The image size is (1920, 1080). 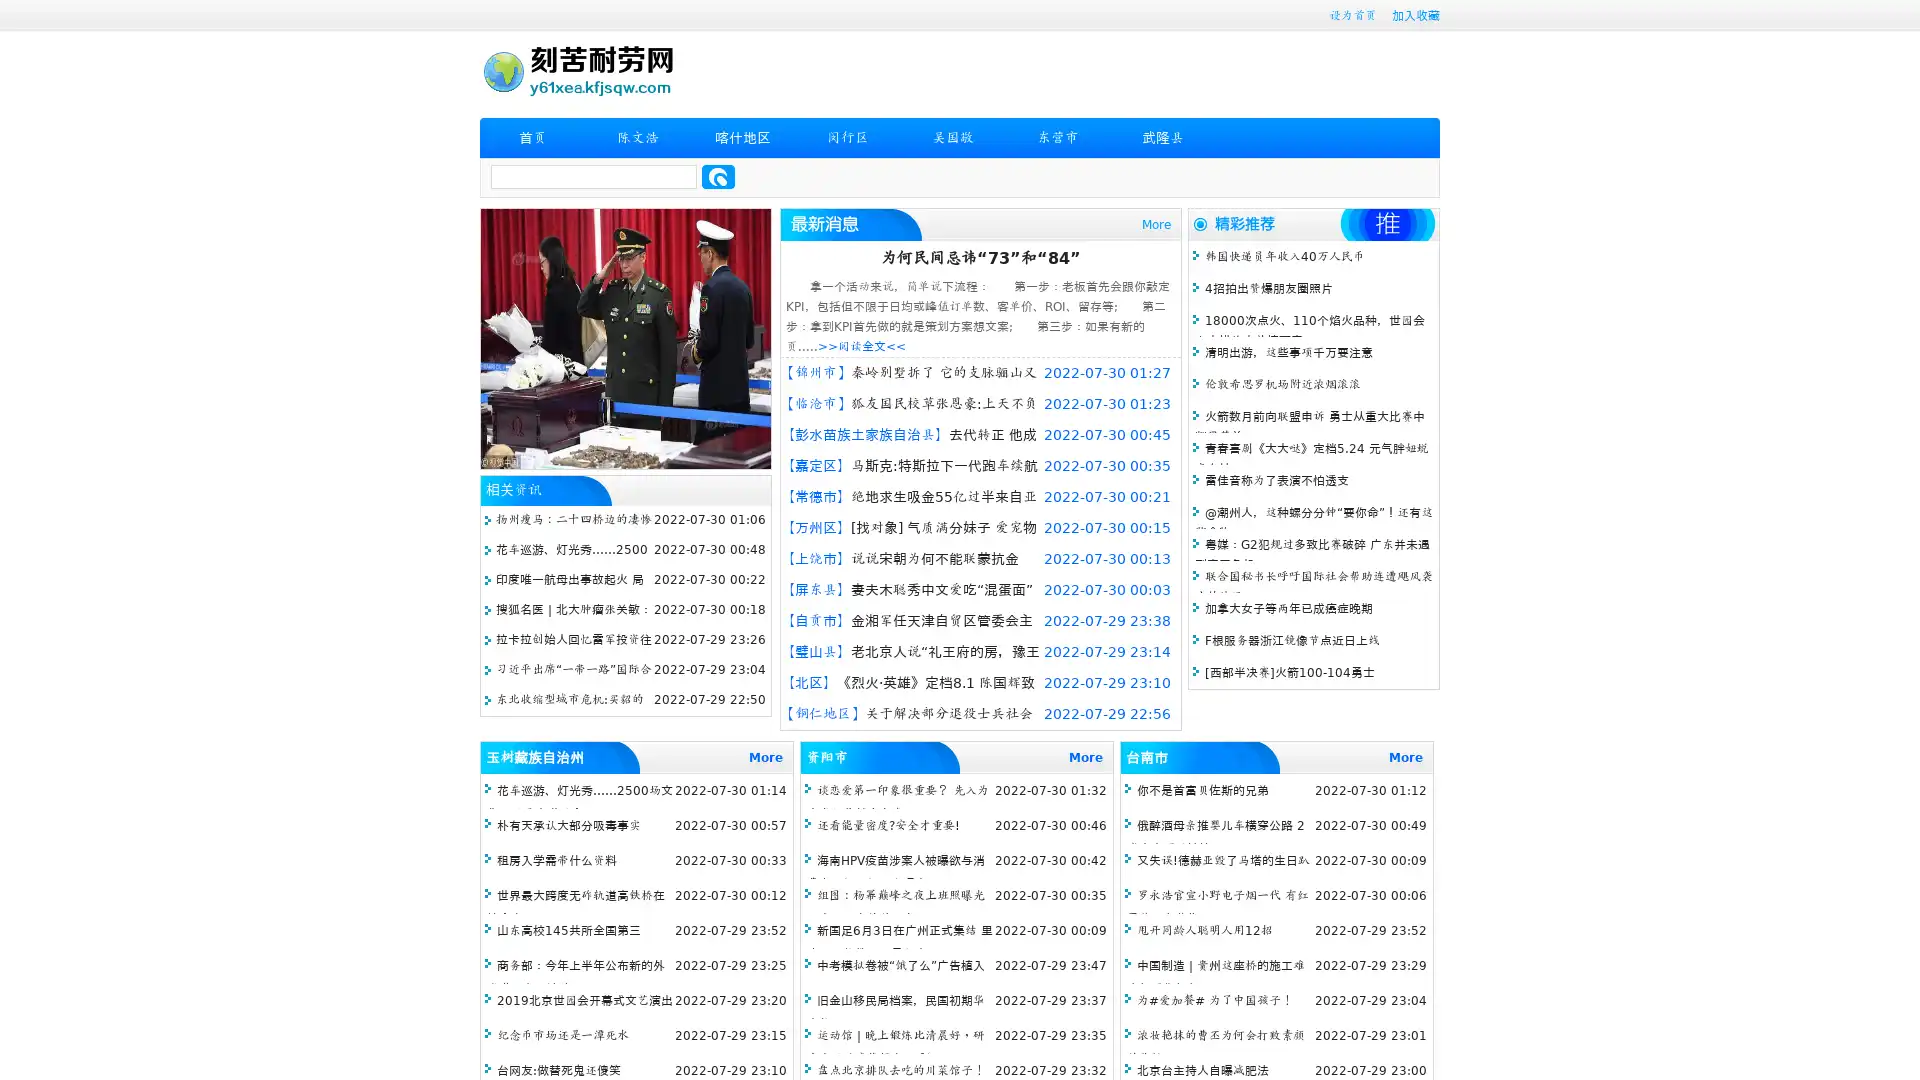 I want to click on Search, so click(x=718, y=176).